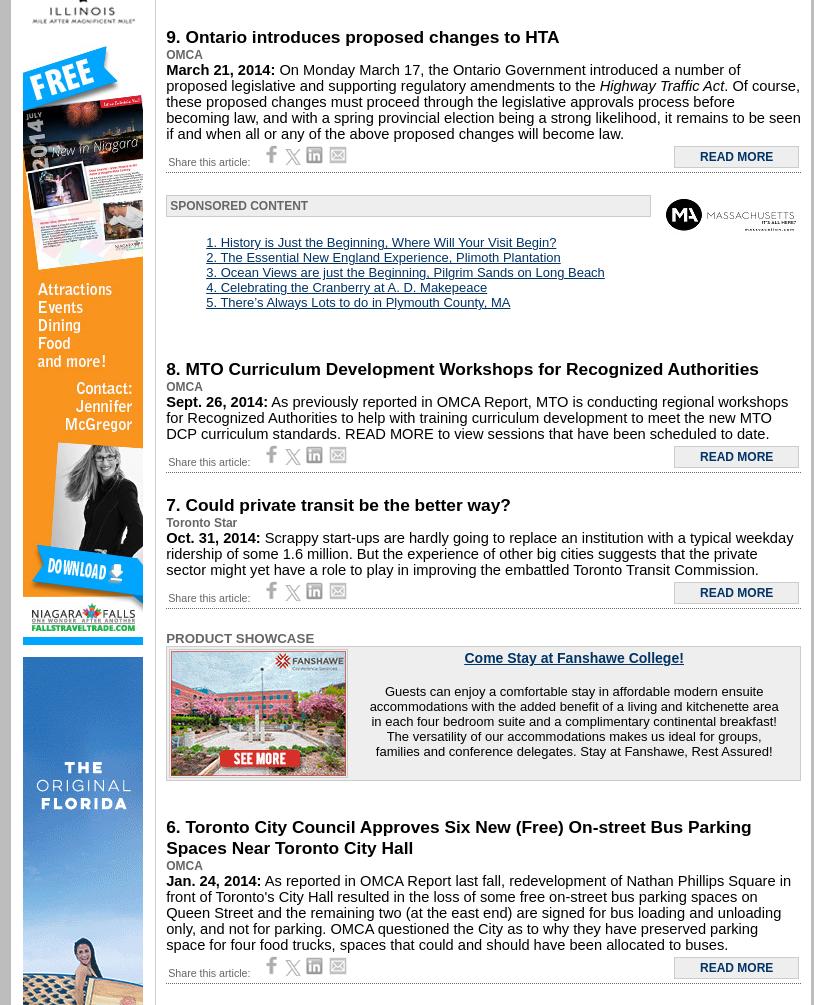 Image resolution: width=814 pixels, height=1005 pixels. Describe the element at coordinates (164, 402) in the screenshot. I see `'Sept. 26, 2014:'` at that location.